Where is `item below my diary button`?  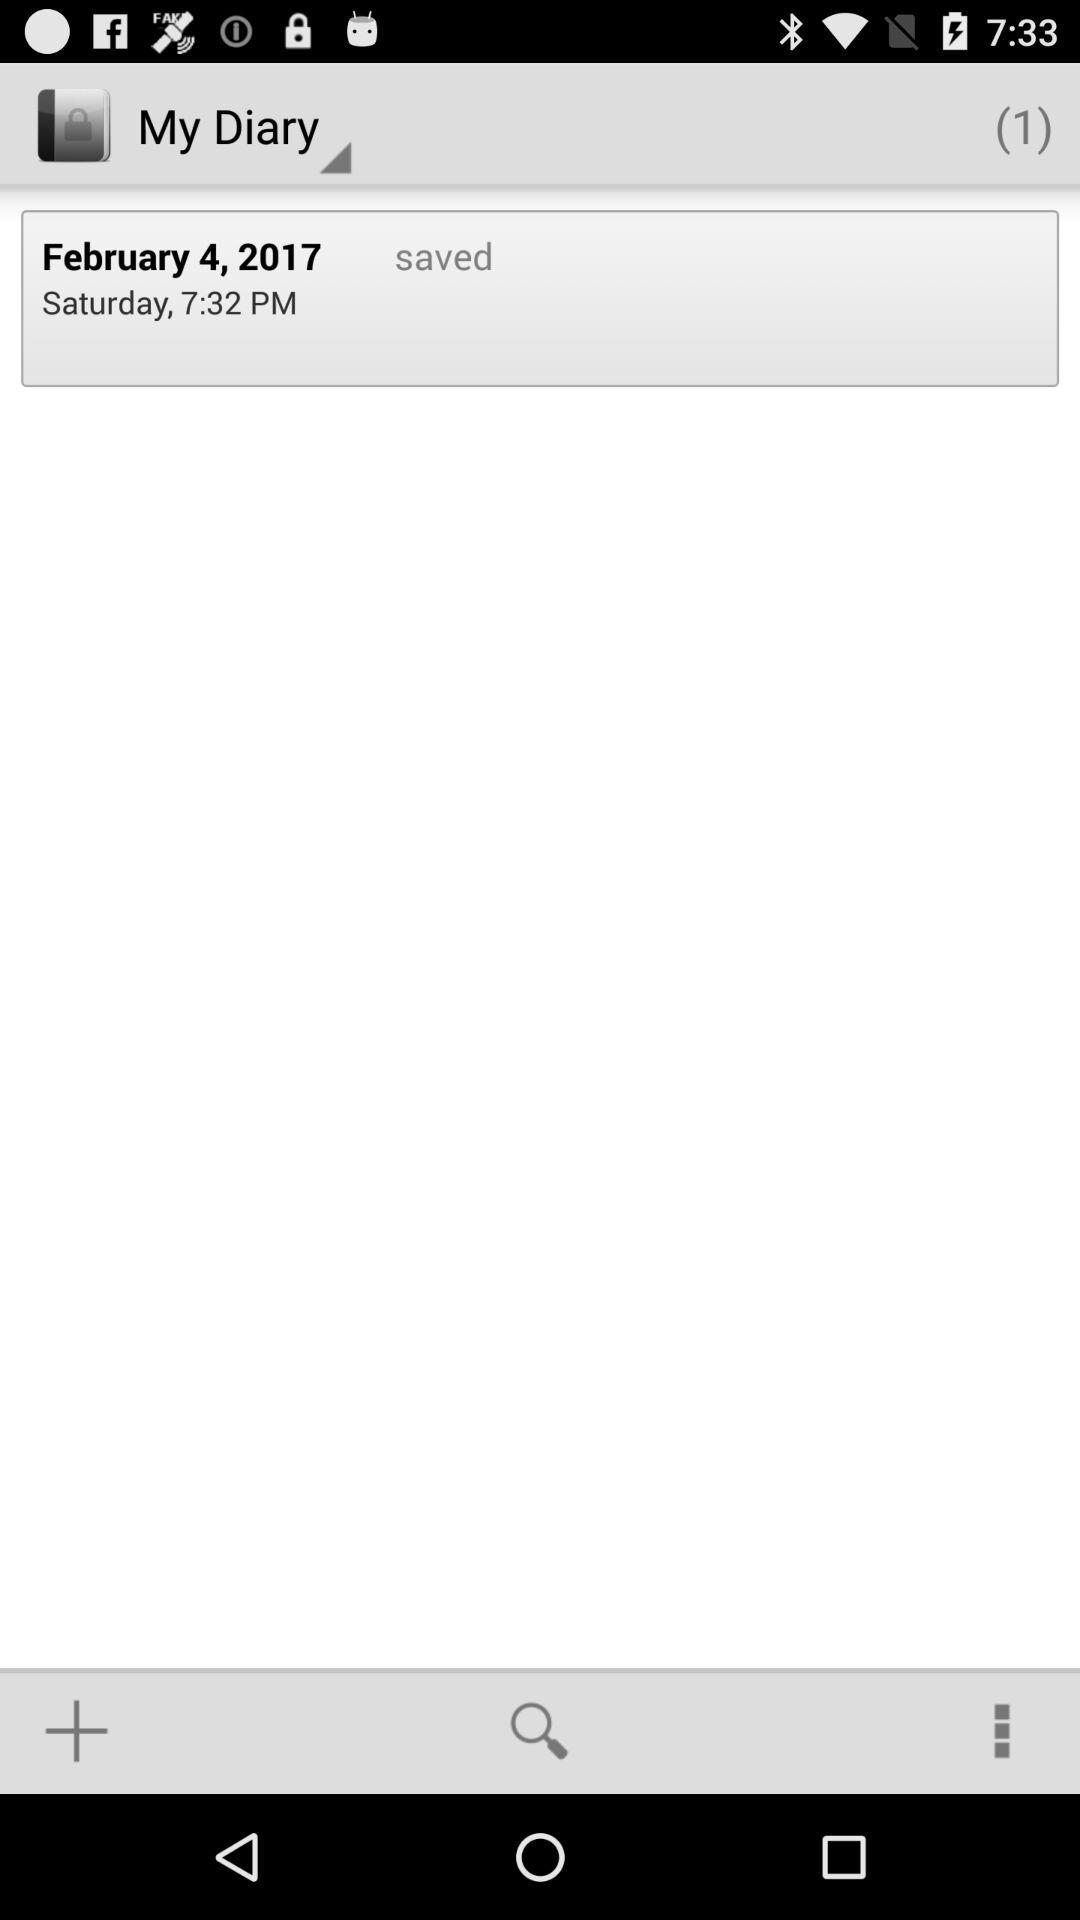
item below my diary button is located at coordinates (422, 297).